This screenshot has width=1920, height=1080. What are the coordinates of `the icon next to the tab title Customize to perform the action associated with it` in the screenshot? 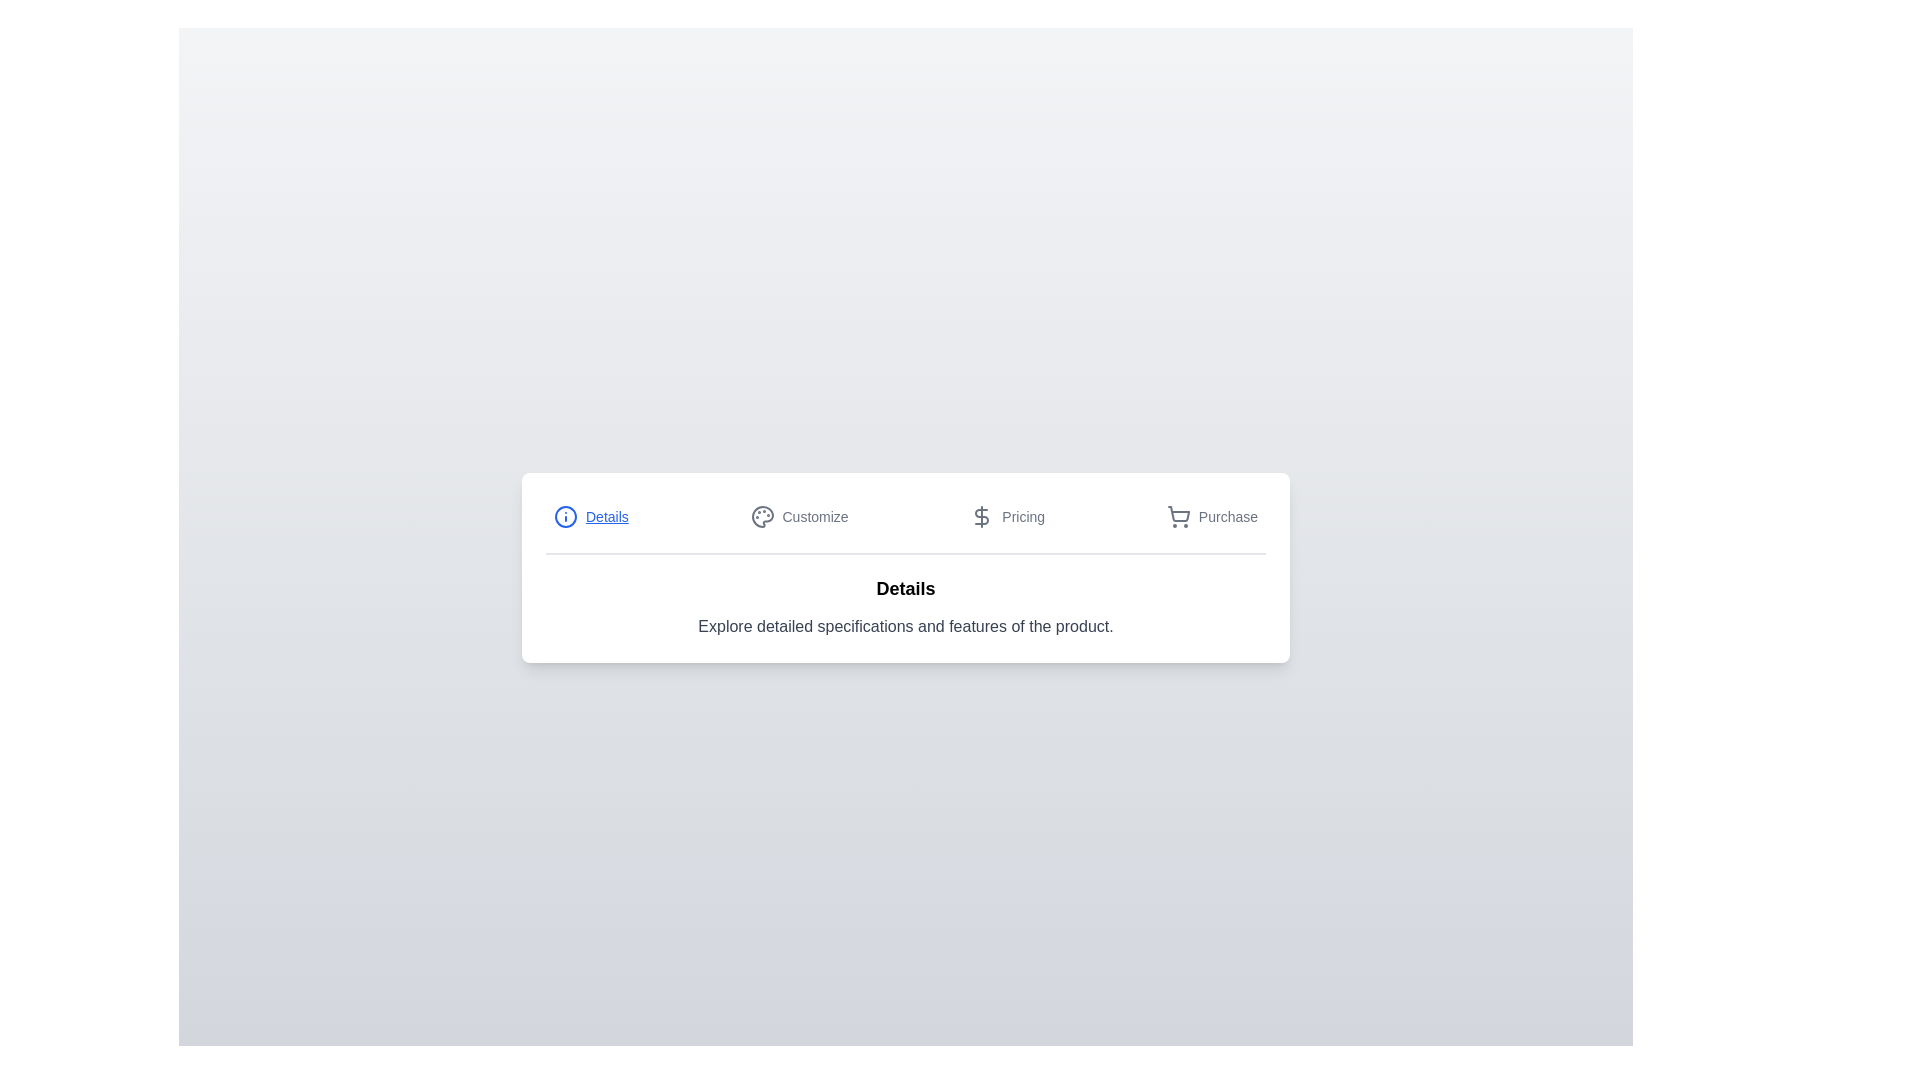 It's located at (761, 515).